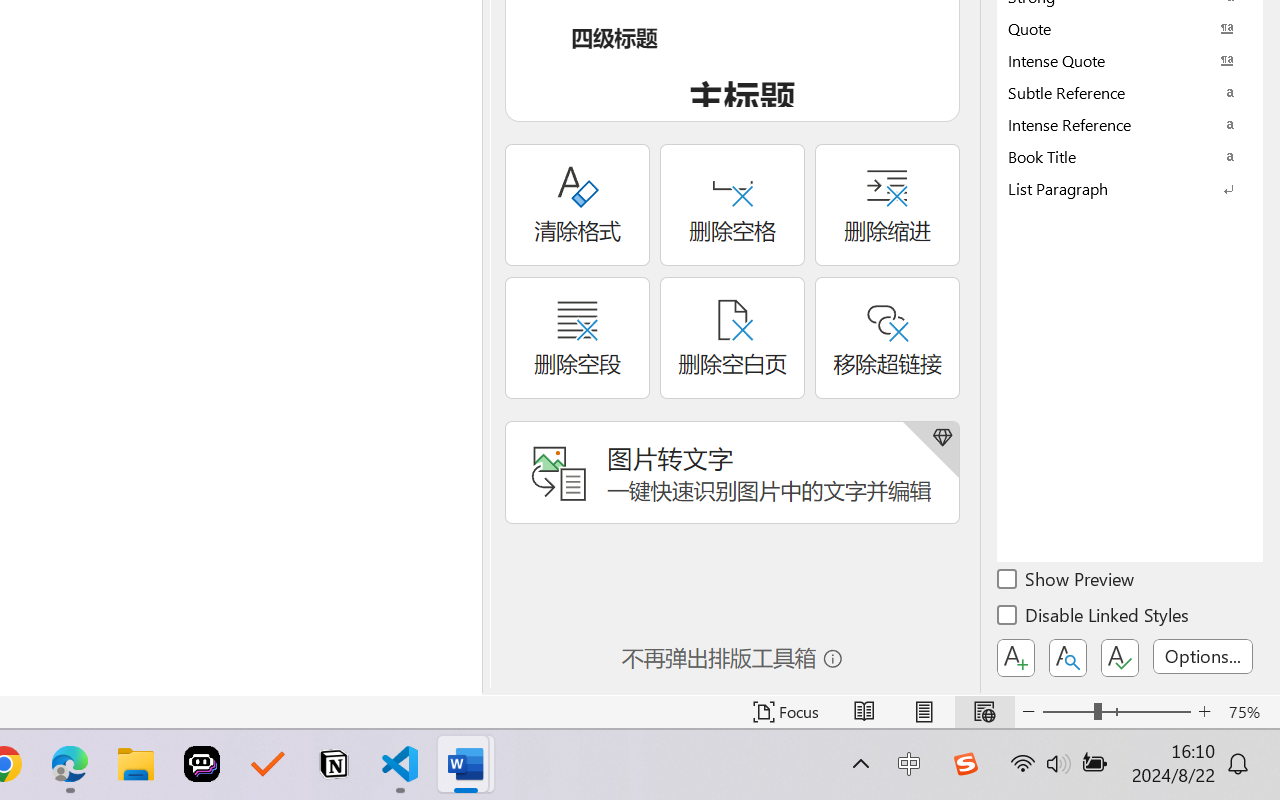  What do you see at coordinates (1130, 28) in the screenshot?
I see `'Quote'` at bounding box center [1130, 28].